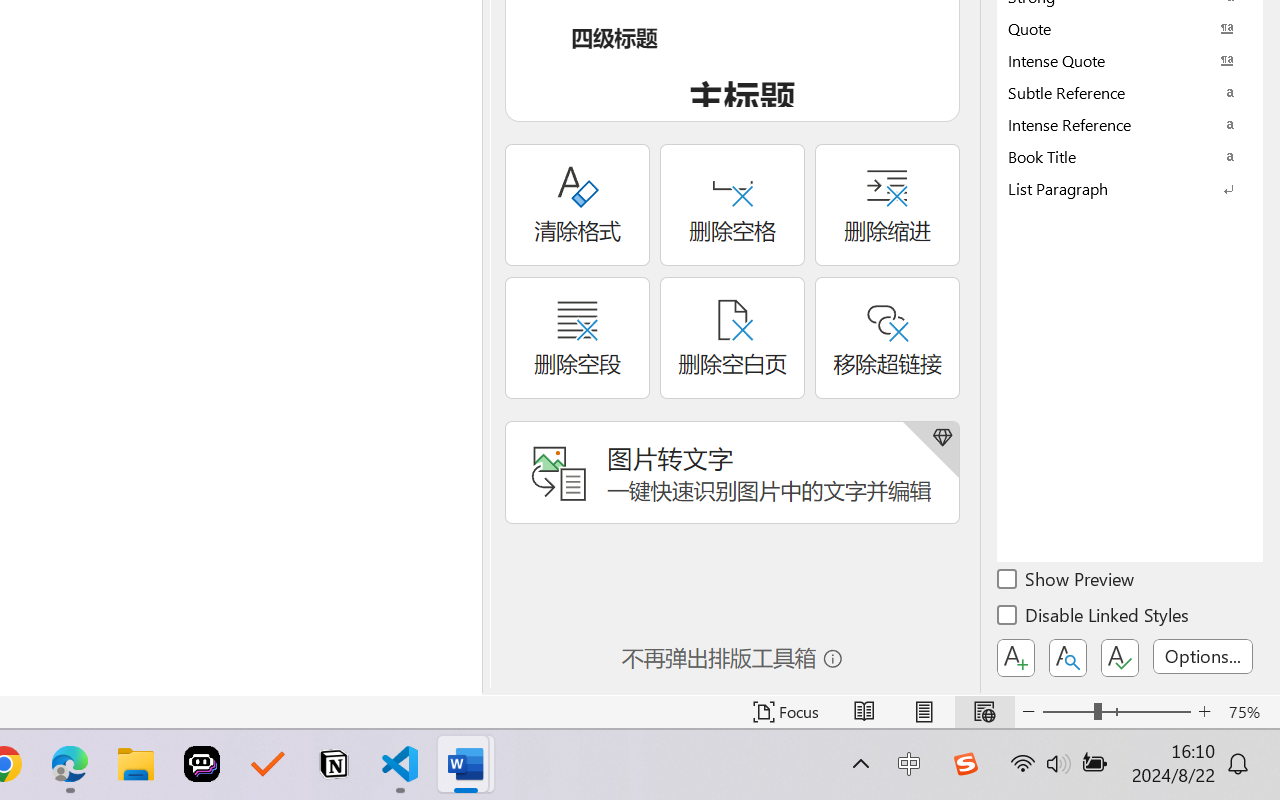  What do you see at coordinates (1130, 28) in the screenshot?
I see `'Quote'` at bounding box center [1130, 28].